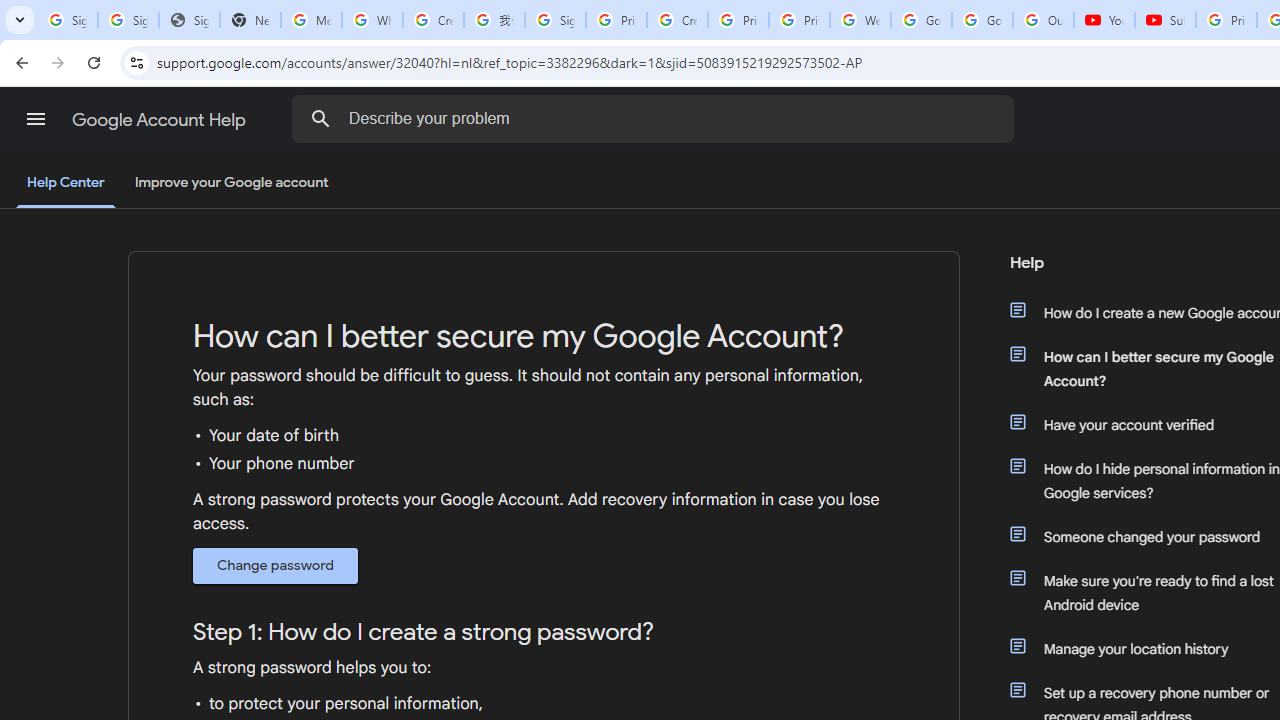 This screenshot has height=720, width=1280. Describe the element at coordinates (860, 20) in the screenshot. I see `'Welcome to My Activity'` at that location.